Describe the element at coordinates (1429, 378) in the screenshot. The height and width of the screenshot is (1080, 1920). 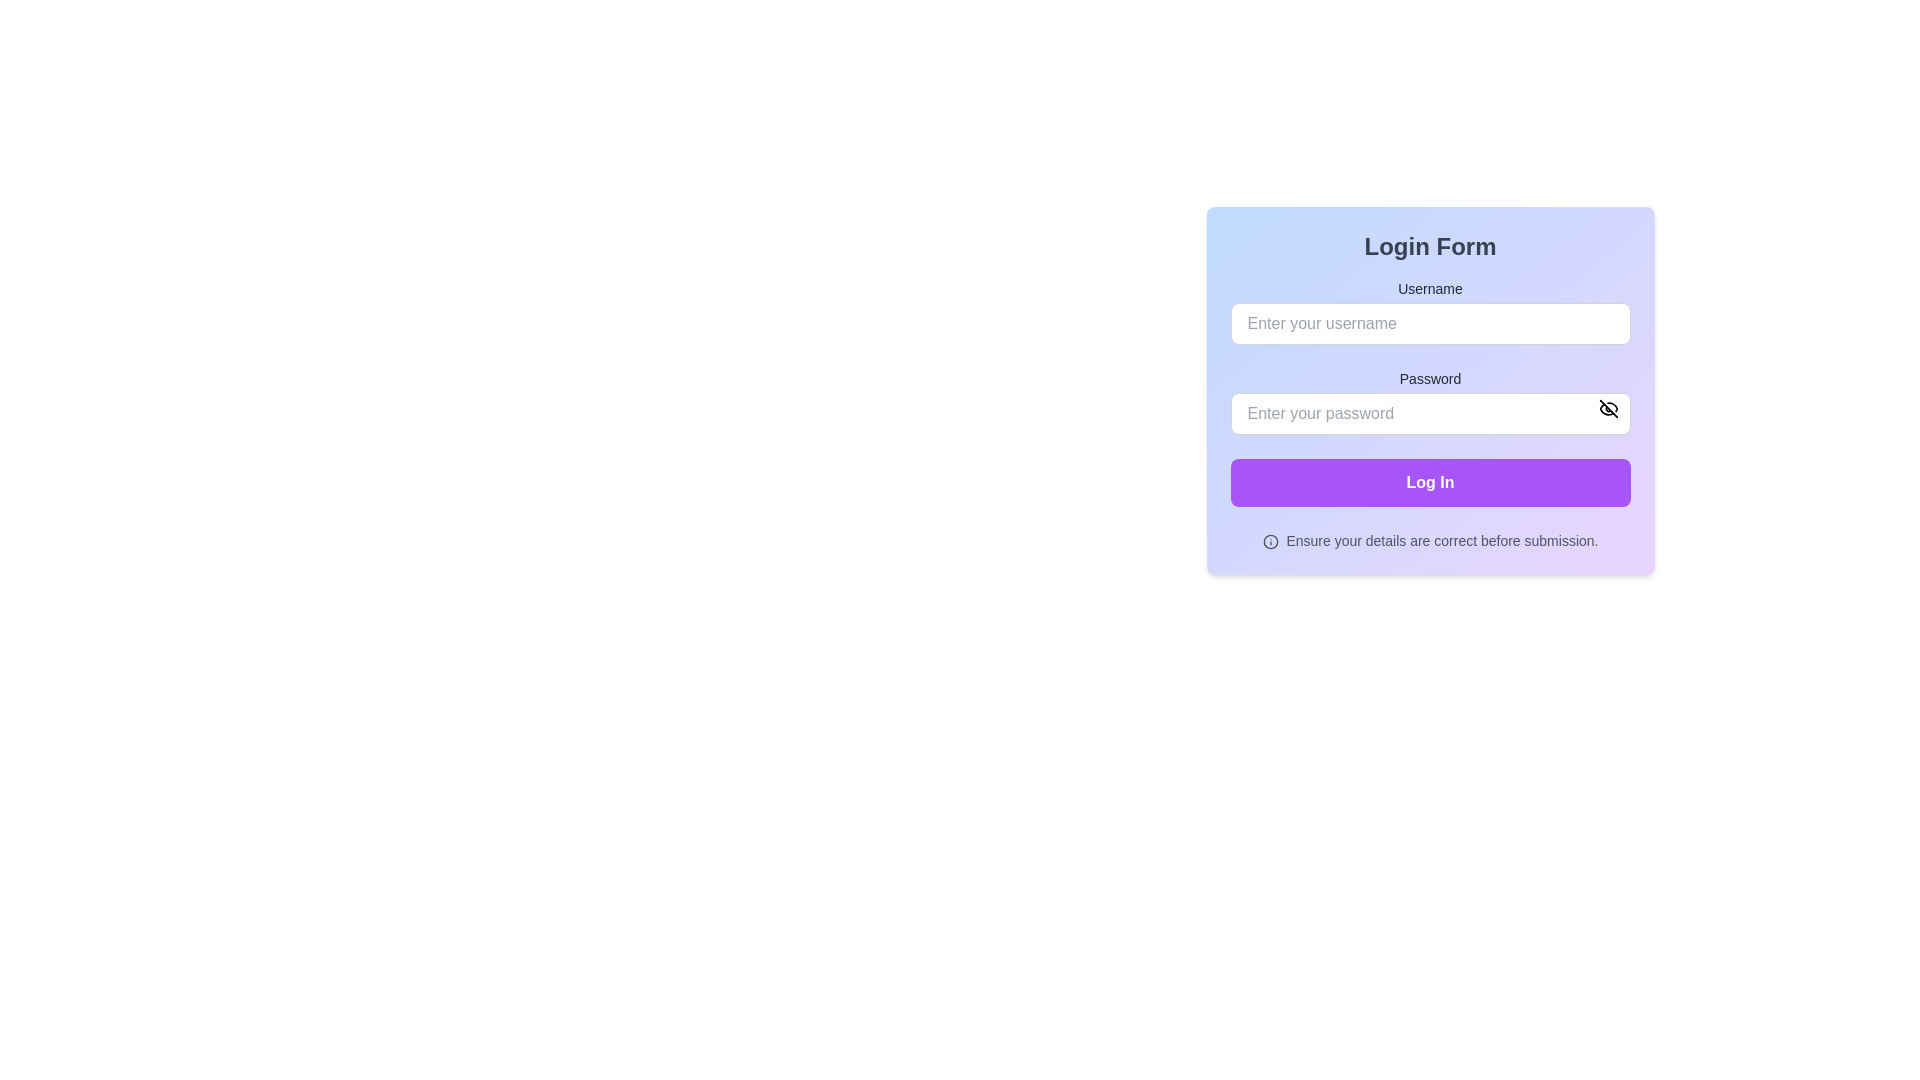
I see `the 'Password' text label, which is styled in a sans-serif font and is positioned above the corresponding input field in the form layout` at that location.